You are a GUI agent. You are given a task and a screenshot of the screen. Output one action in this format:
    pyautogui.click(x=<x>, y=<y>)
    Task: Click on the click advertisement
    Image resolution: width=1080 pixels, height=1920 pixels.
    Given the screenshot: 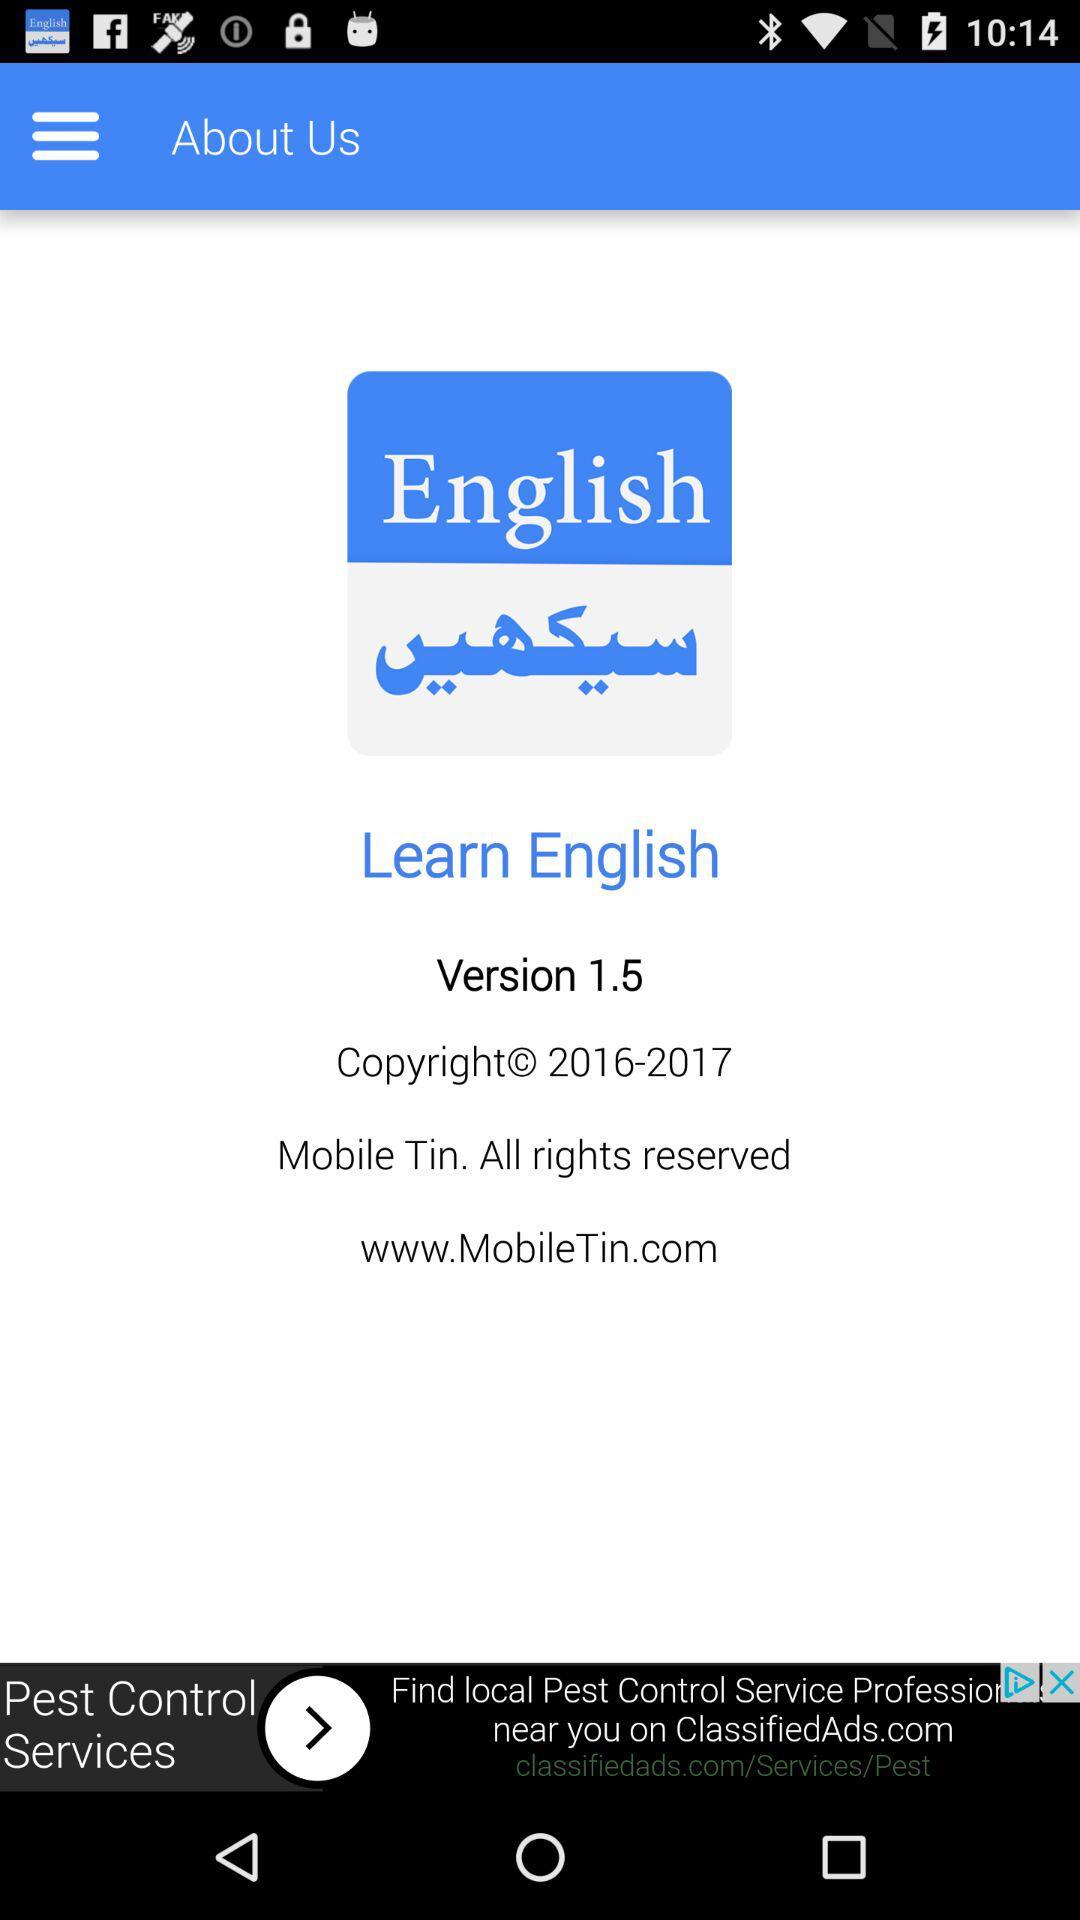 What is the action you would take?
    pyautogui.click(x=540, y=1727)
    